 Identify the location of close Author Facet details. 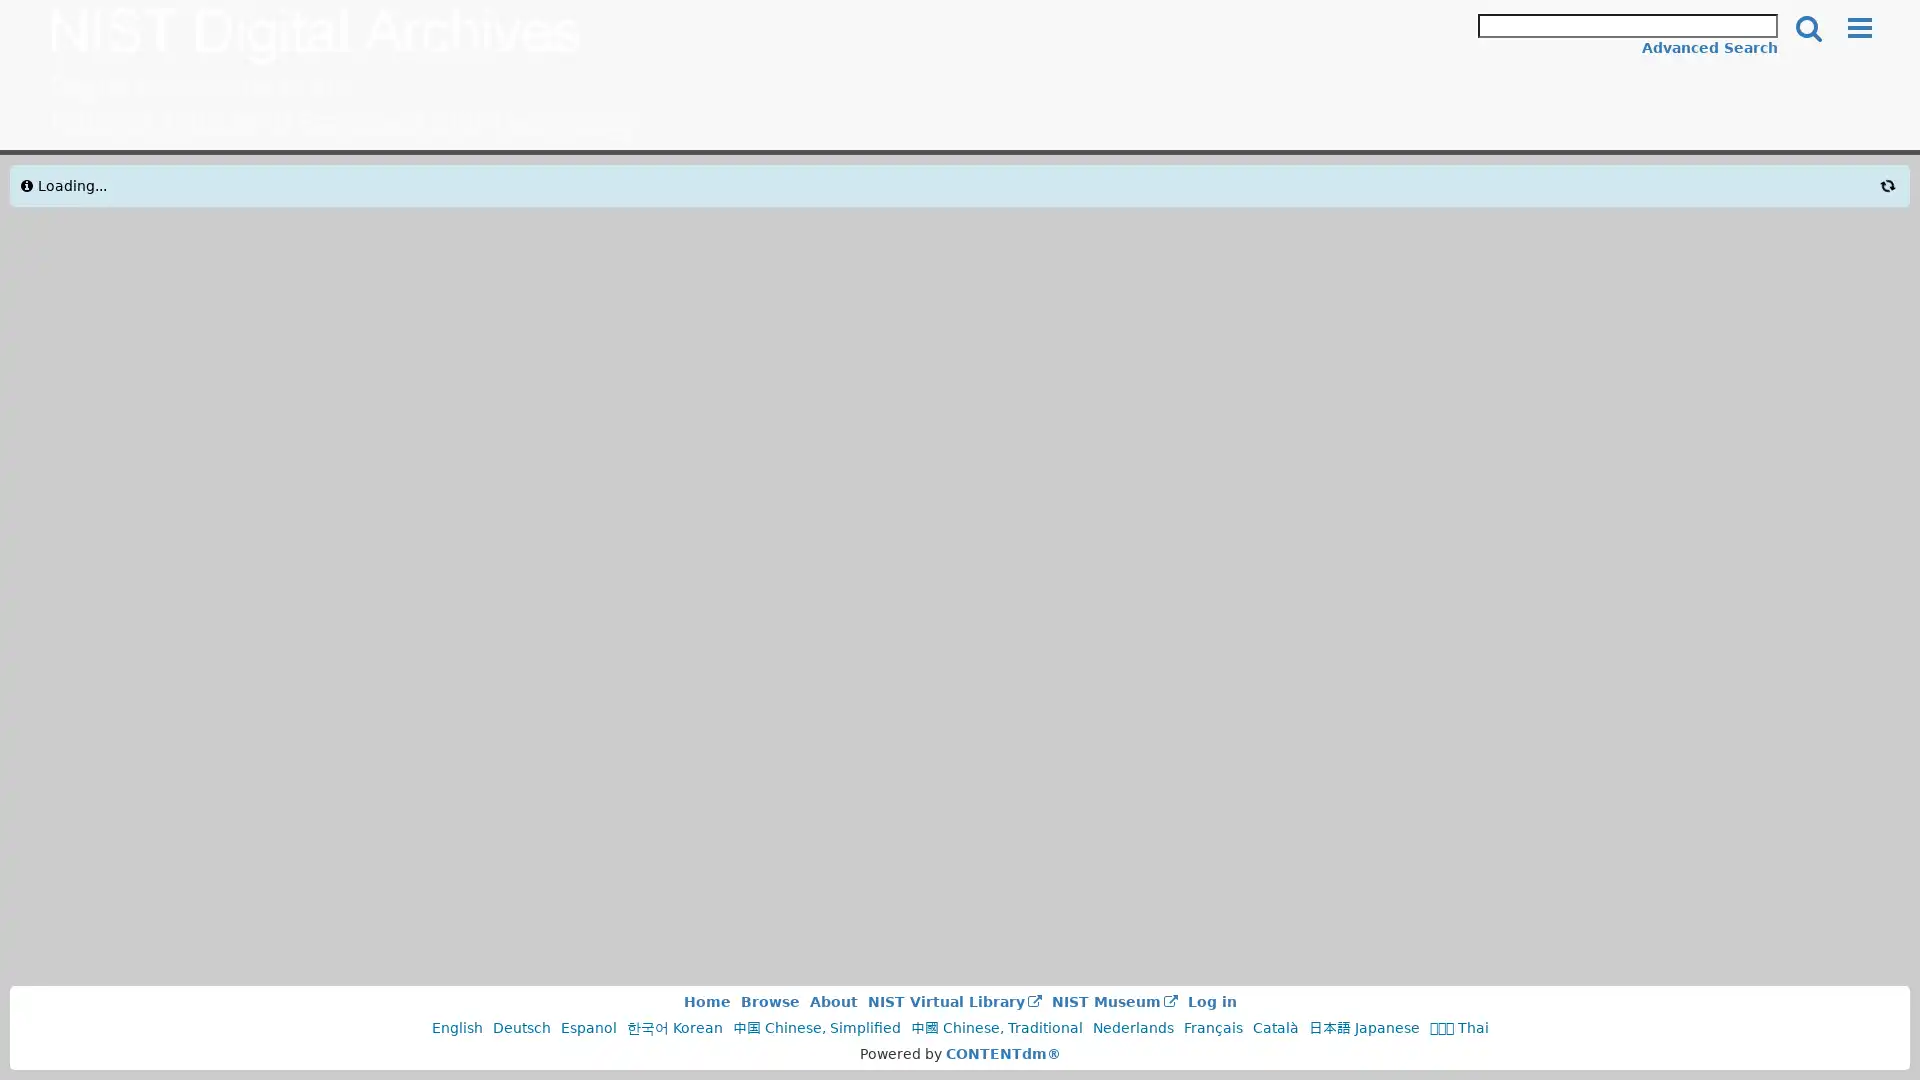
(87, 958).